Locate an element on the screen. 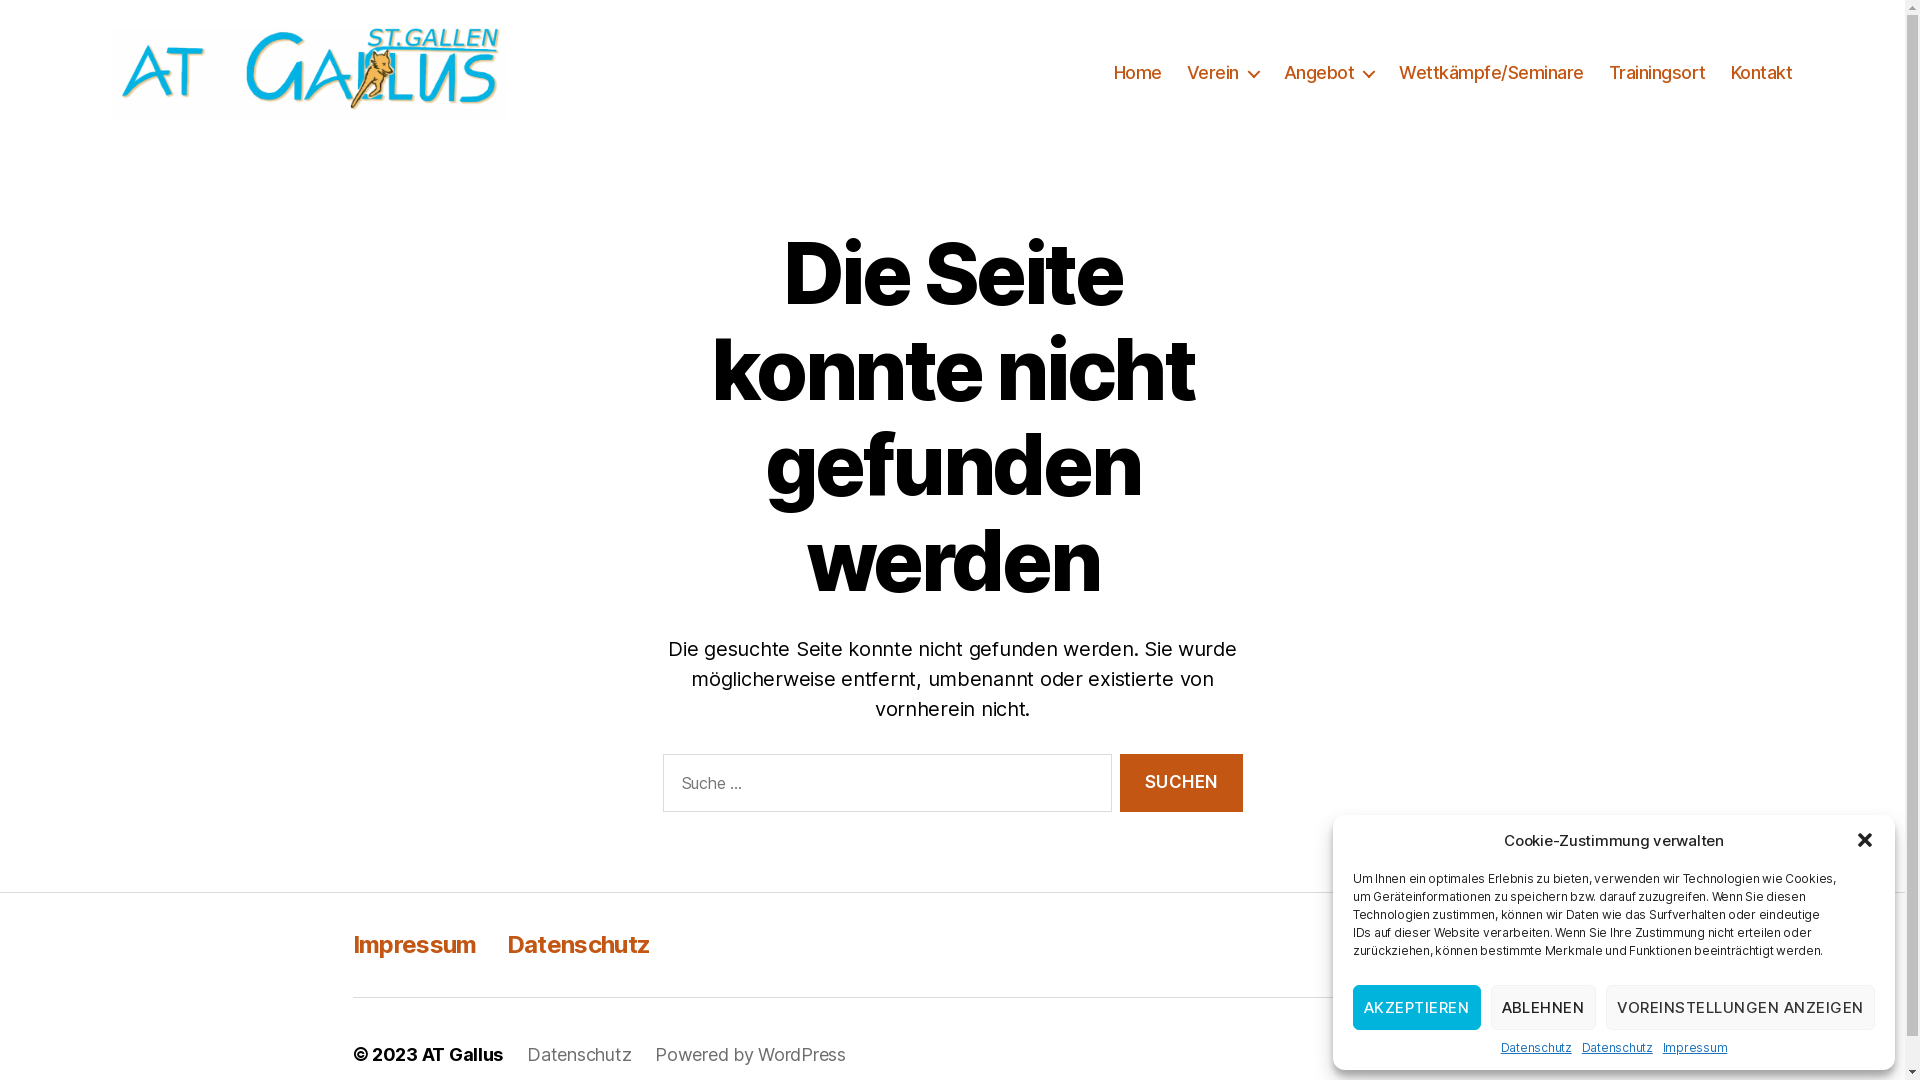 The width and height of the screenshot is (1920, 1080). 'Datenschutz' is located at coordinates (1617, 1046).